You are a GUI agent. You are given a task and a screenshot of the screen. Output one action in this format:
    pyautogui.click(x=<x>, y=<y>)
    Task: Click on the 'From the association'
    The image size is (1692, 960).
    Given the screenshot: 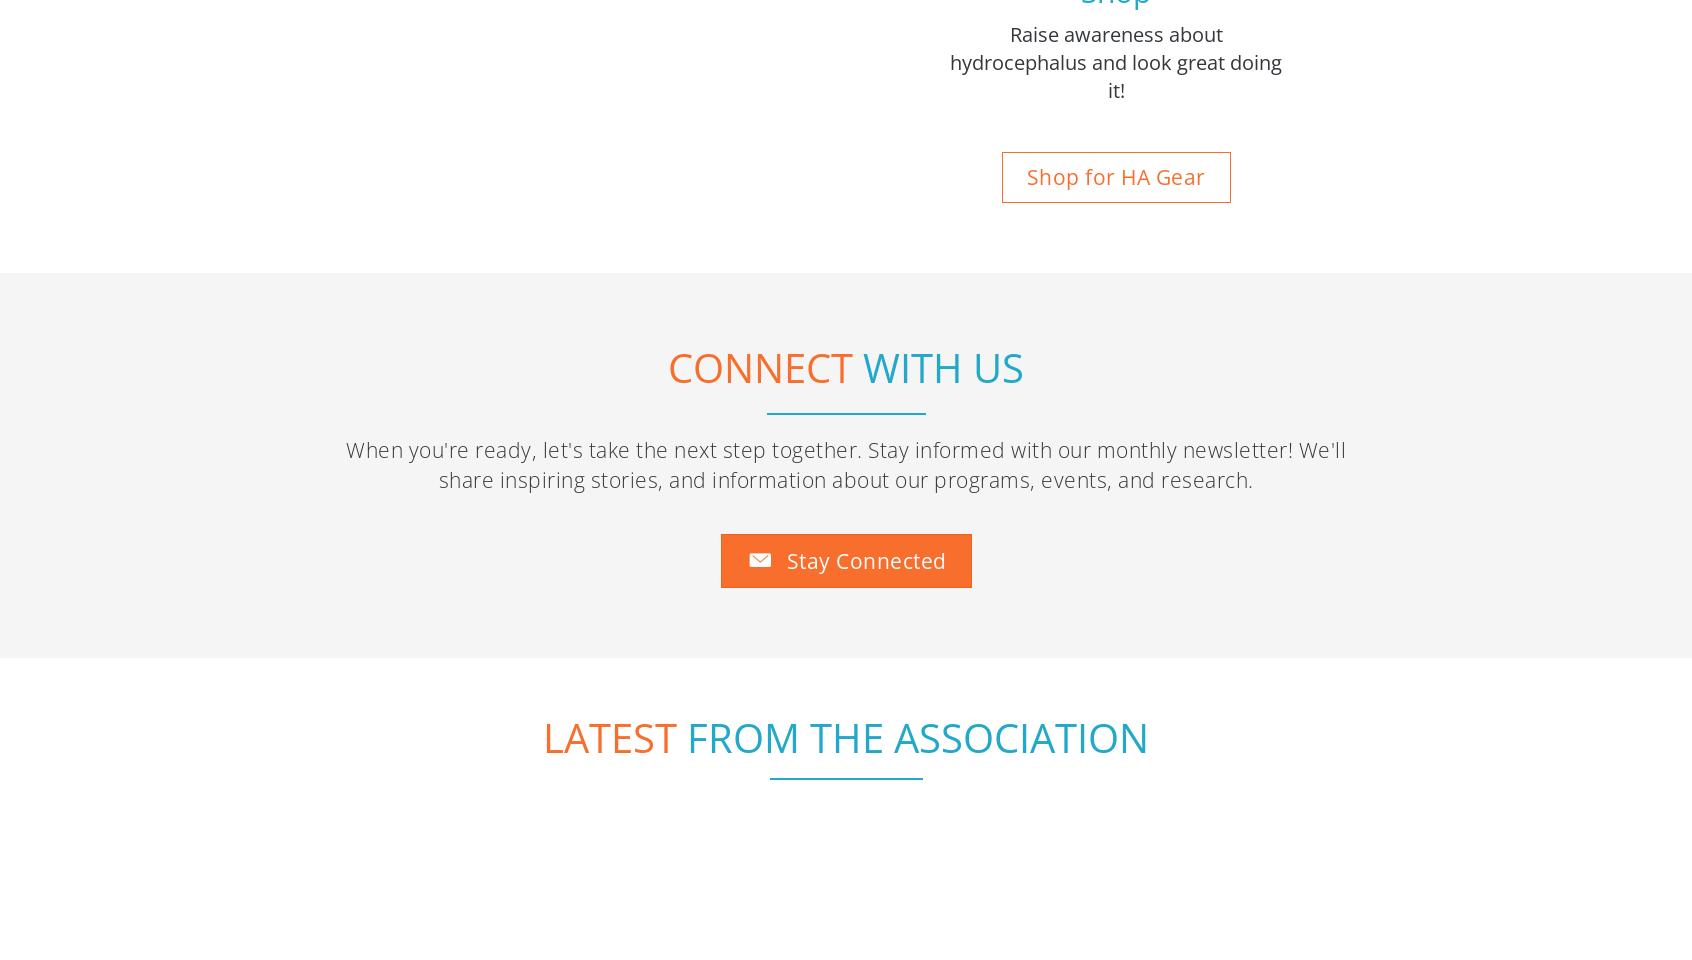 What is the action you would take?
    pyautogui.click(x=918, y=480)
    